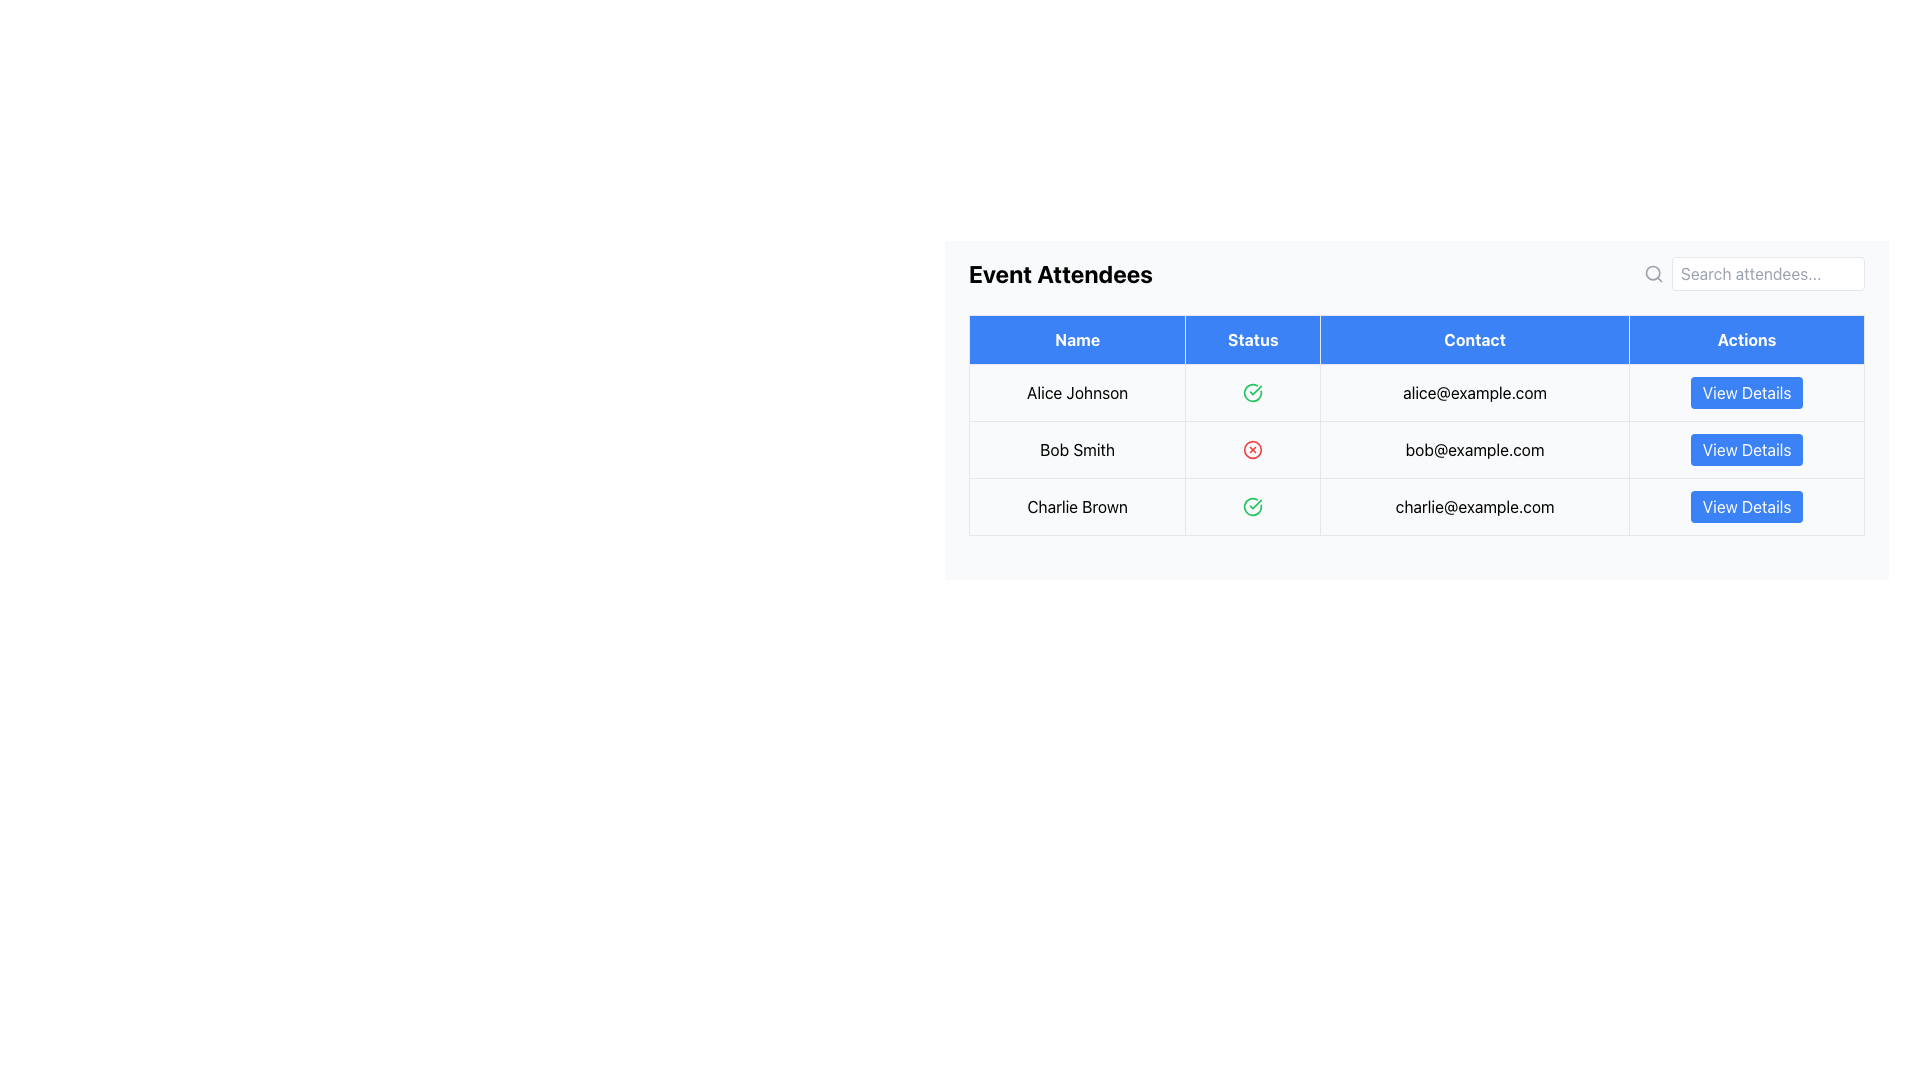 This screenshot has width=1920, height=1080. I want to click on text label displaying the email address 'charlie@example.com' located in the third row of the table under the 'Contact' column, so click(1475, 505).